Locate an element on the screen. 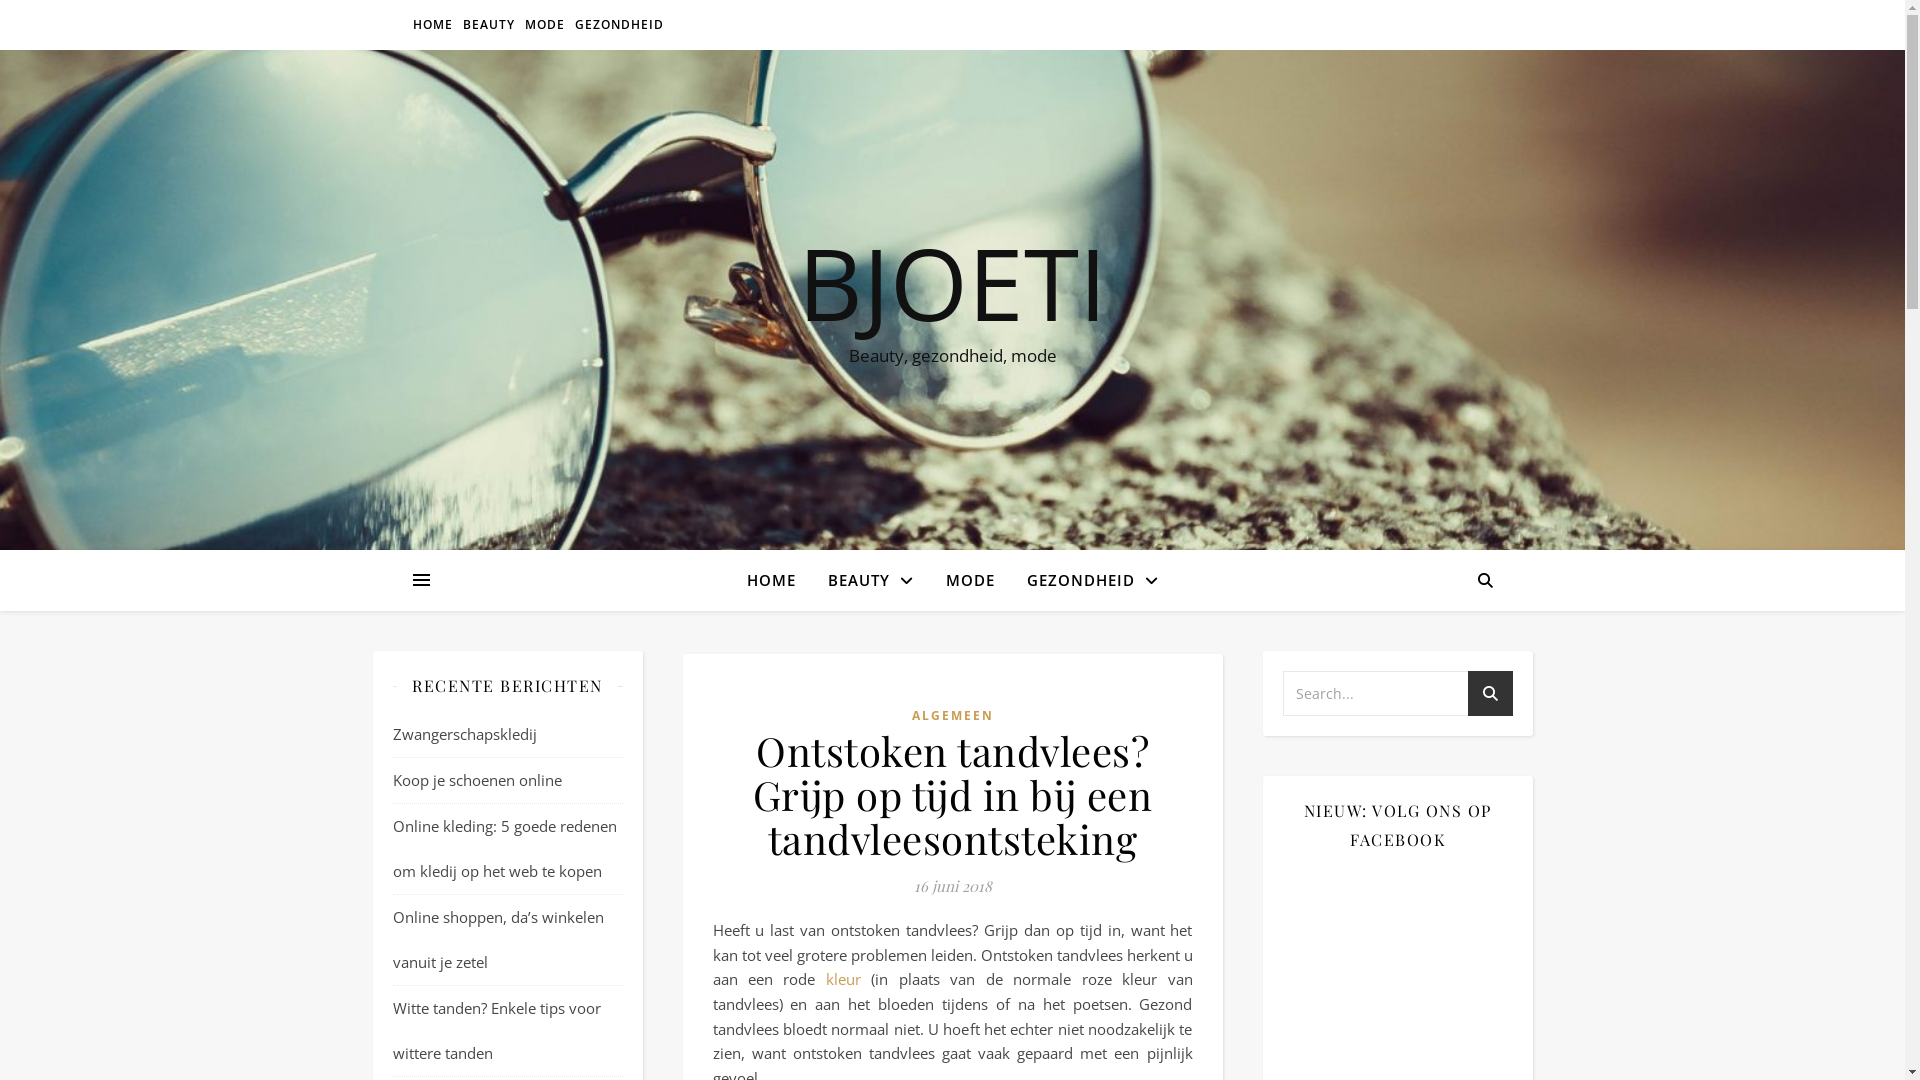 The width and height of the screenshot is (1920, 1080). 'BJOETI' is located at coordinates (951, 281).